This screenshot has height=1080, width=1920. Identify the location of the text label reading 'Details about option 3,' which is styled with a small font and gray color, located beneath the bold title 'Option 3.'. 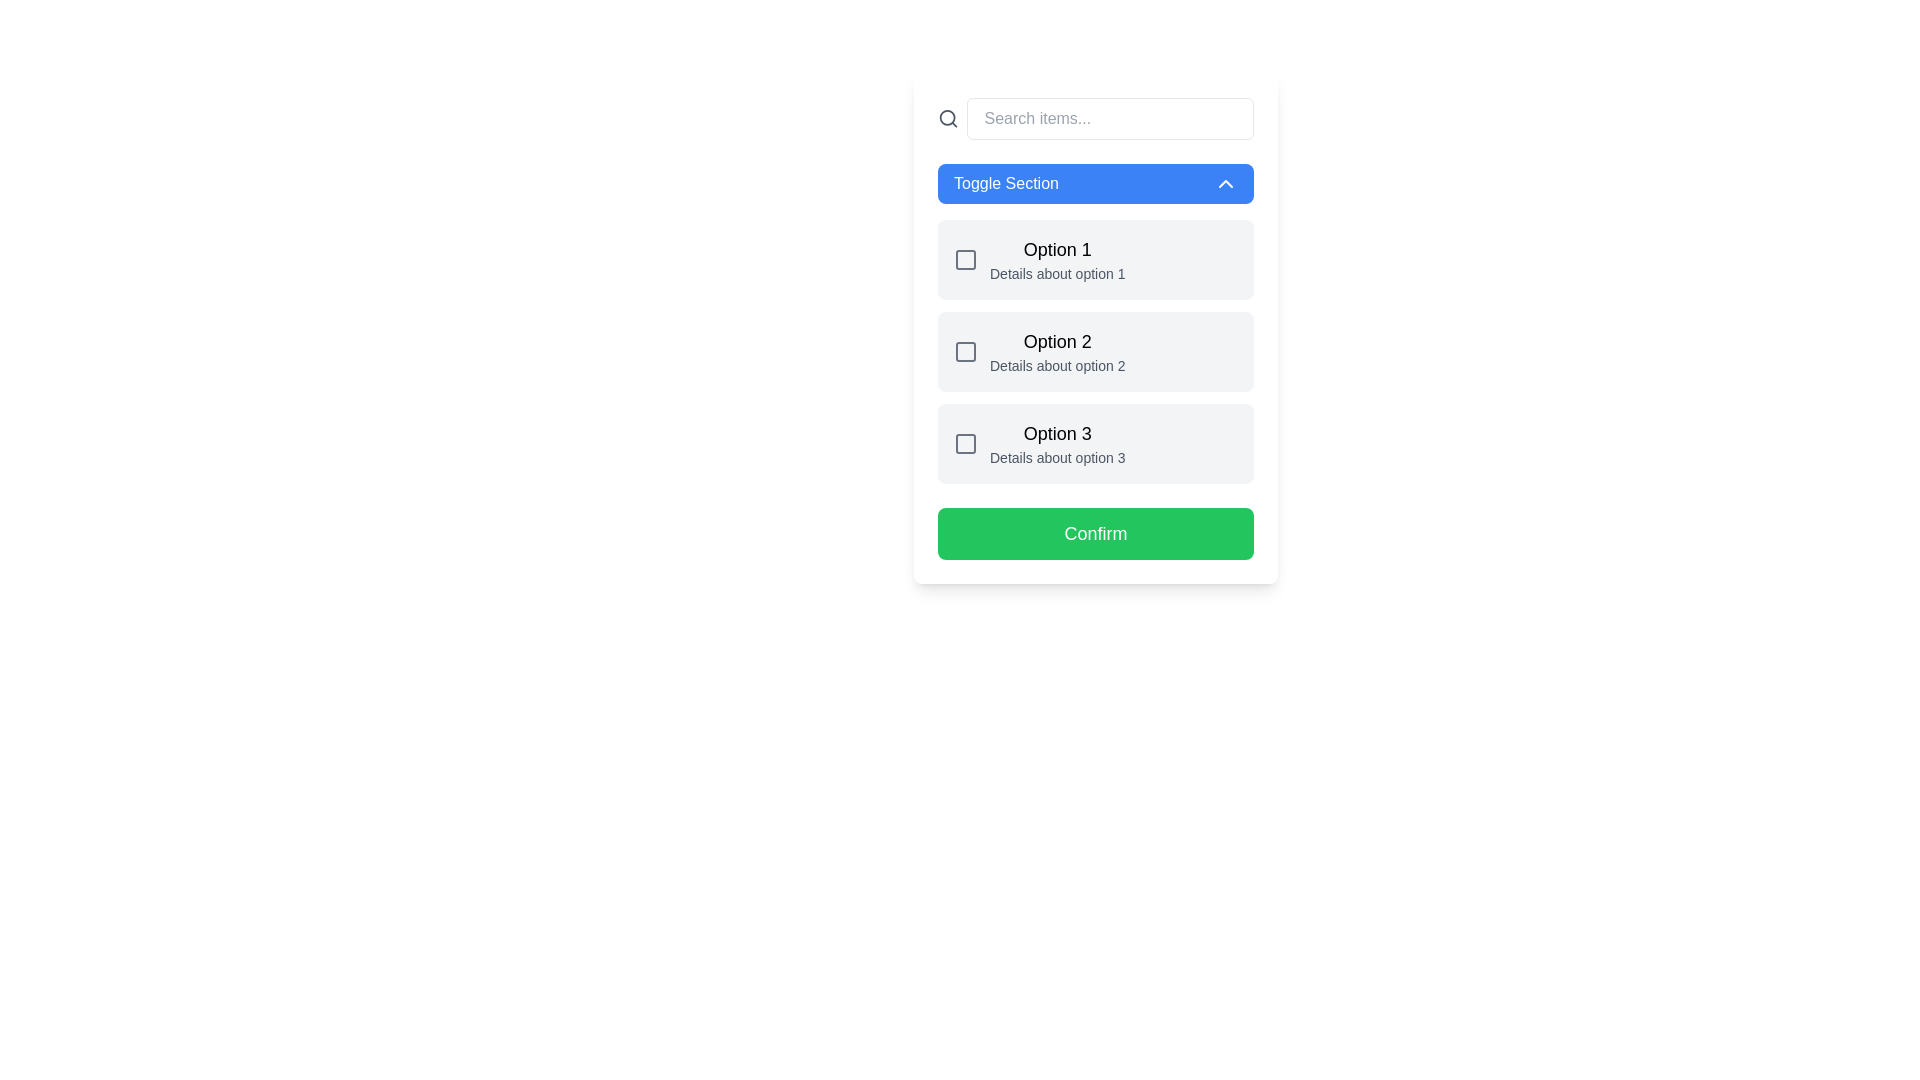
(1056, 458).